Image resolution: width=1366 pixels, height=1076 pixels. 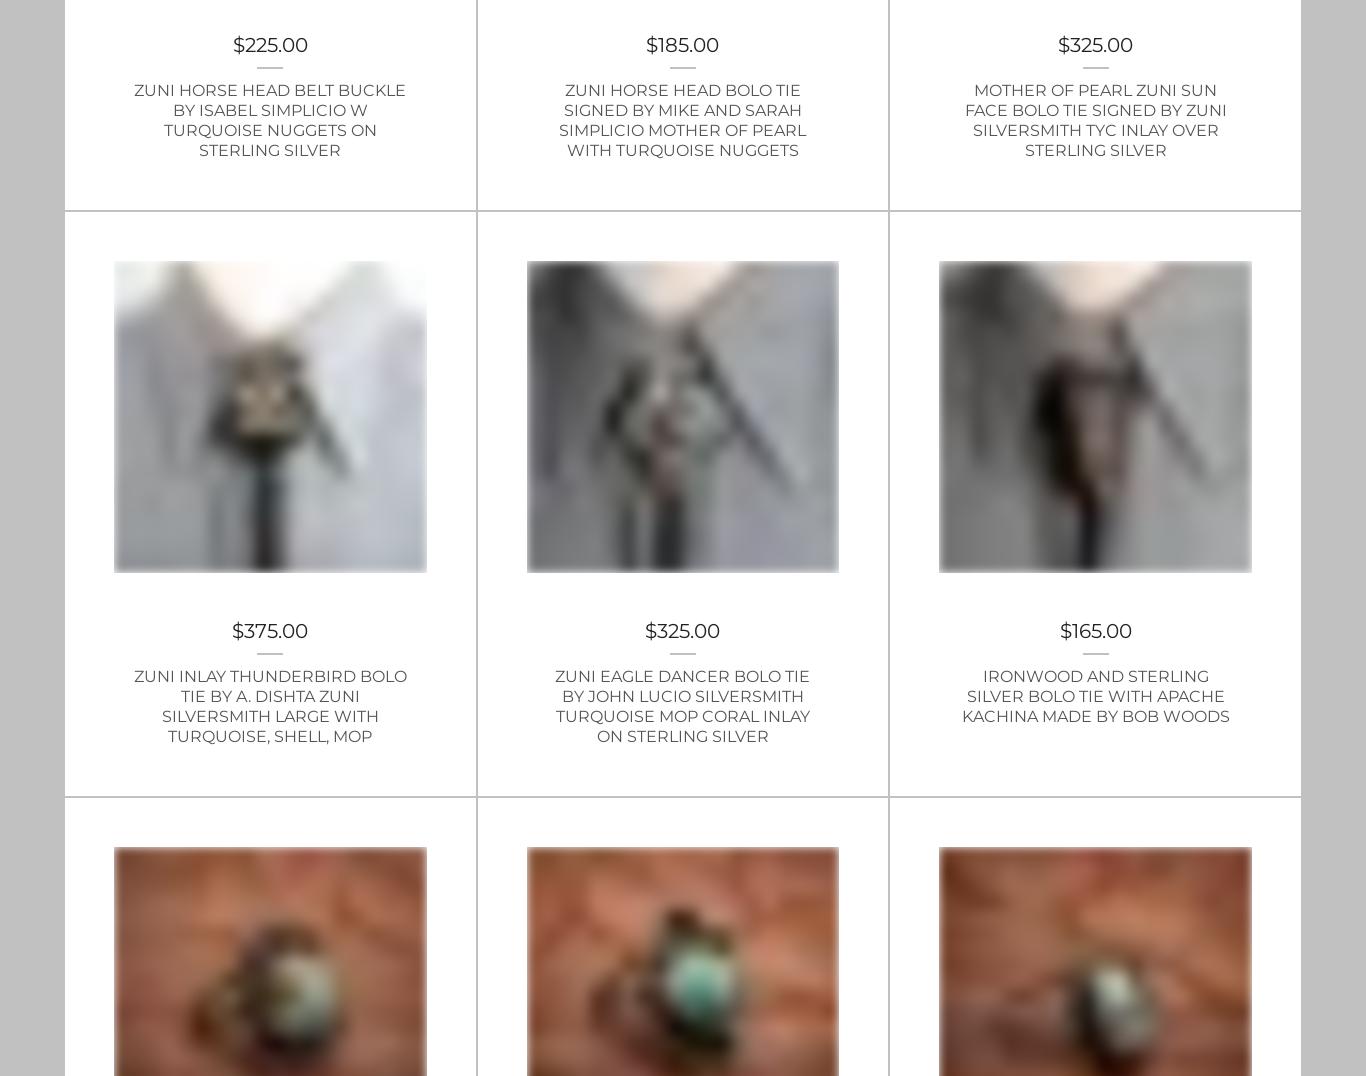 I want to click on 'Zuni Eagle Dancer Bolo Tie  by John Lucio Silversmith Turquoise MOP Coral inlay on Sterling Silver', so click(x=681, y=706).